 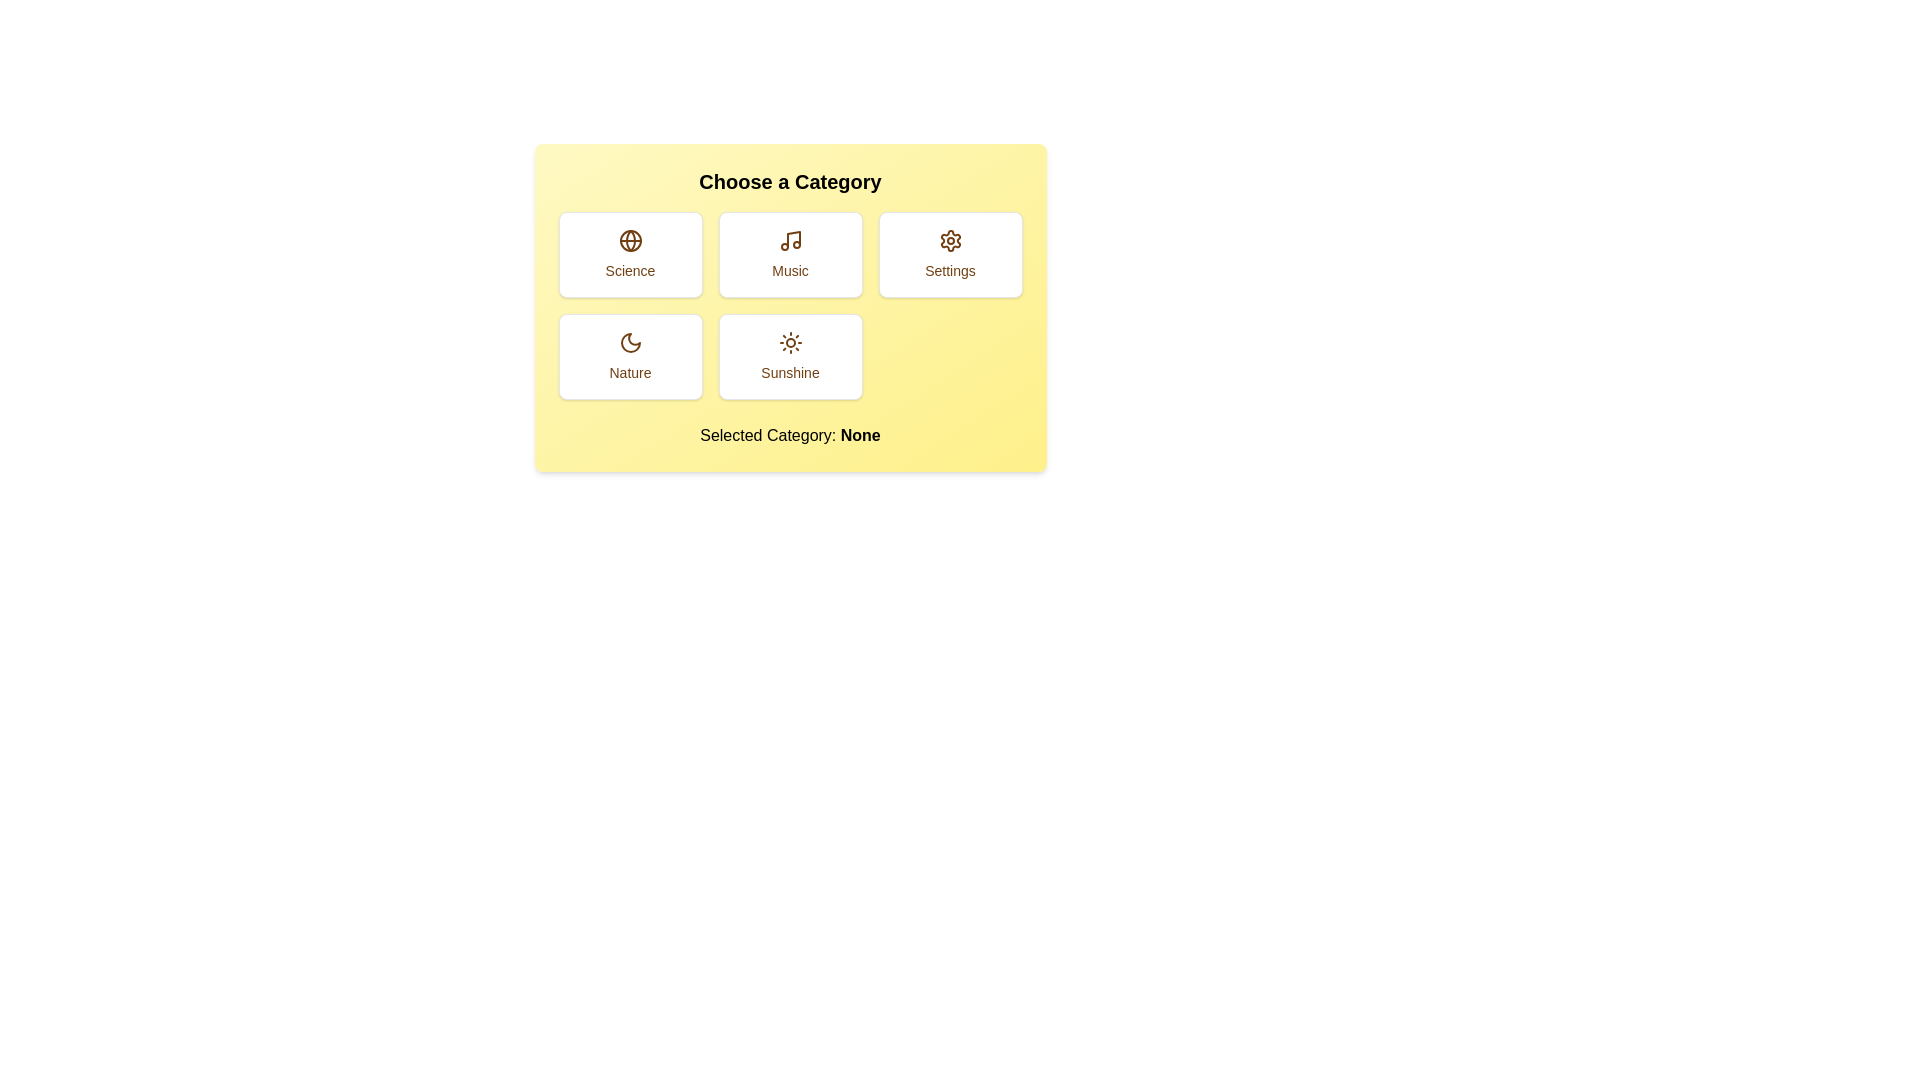 What do you see at coordinates (789, 239) in the screenshot?
I see `the 'Music' icon, which is represented by a musical note within the button labeled 'Music' in the selection grid` at bounding box center [789, 239].